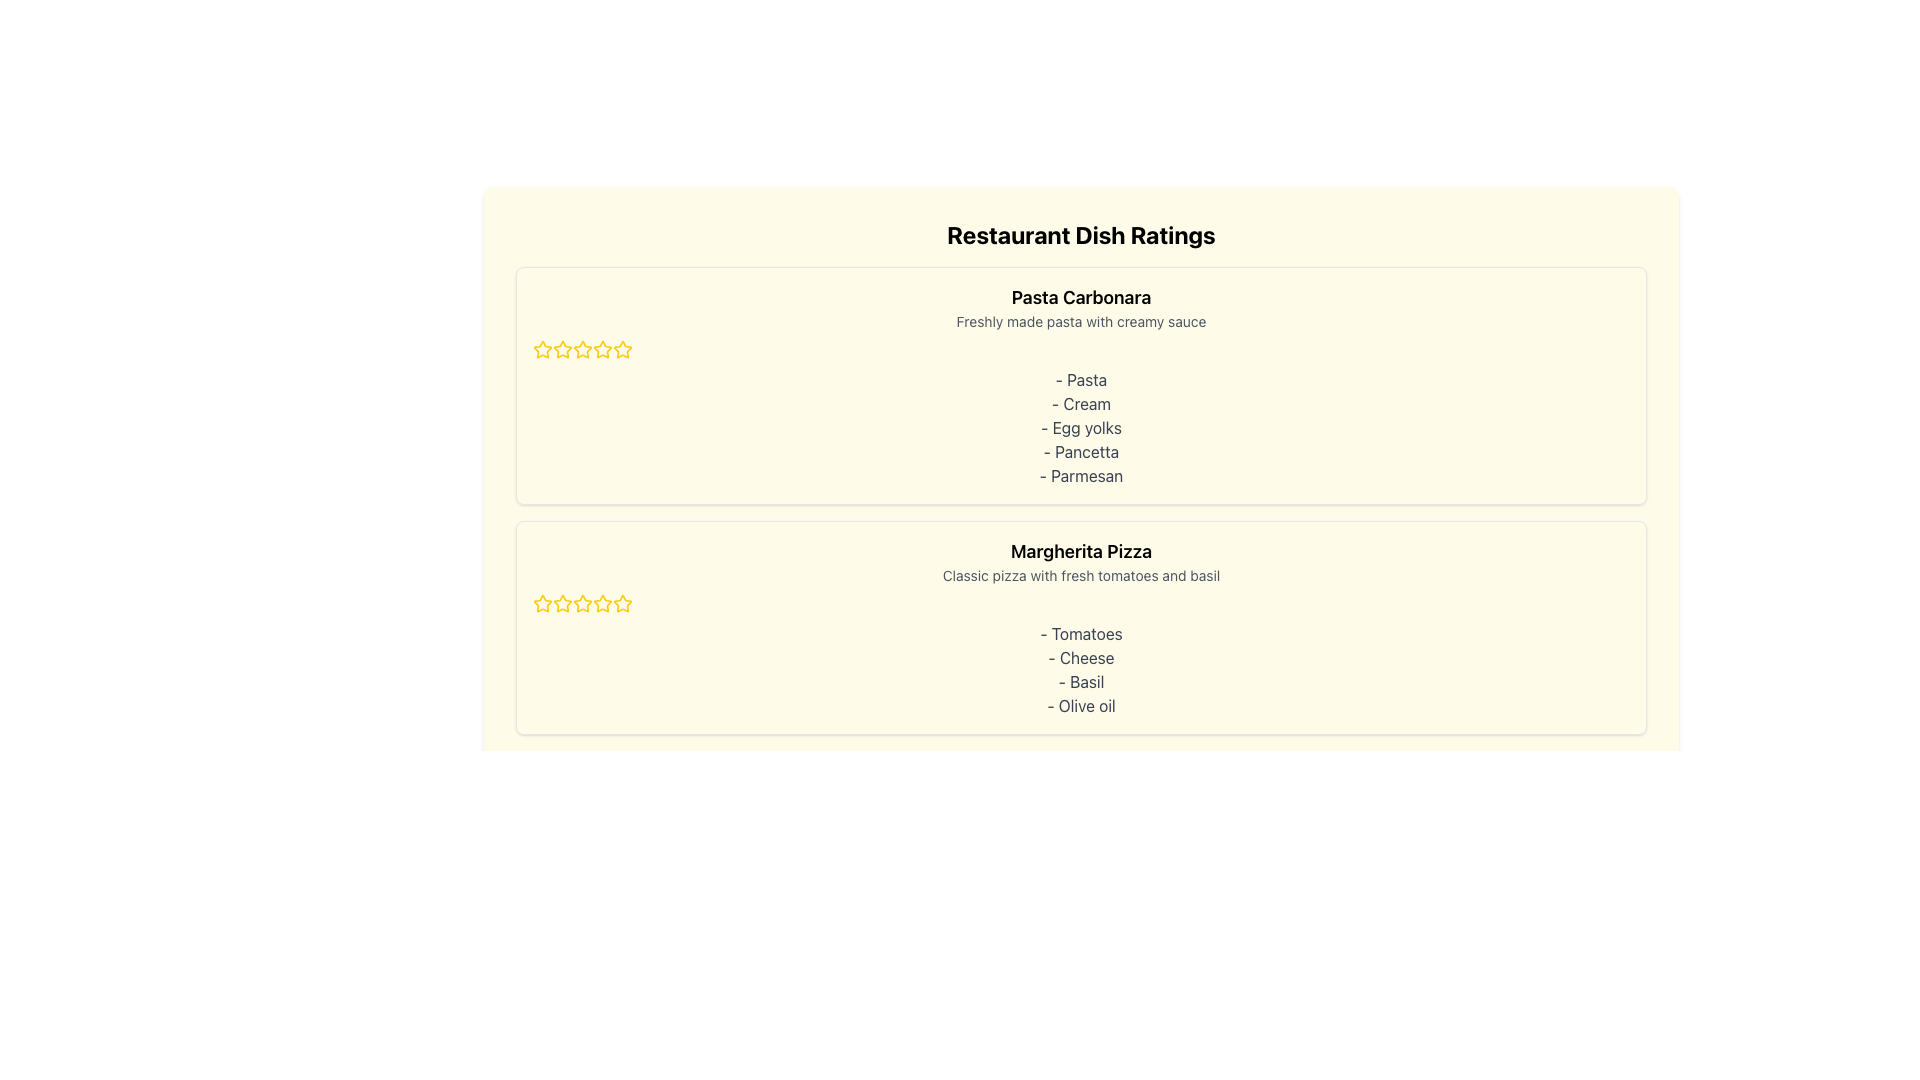  I want to click on the static text element displaying '- Parmesan' which is the fifth item in the 'Pasta Carbonara' section of the vertically listed text group, so click(1080, 475).